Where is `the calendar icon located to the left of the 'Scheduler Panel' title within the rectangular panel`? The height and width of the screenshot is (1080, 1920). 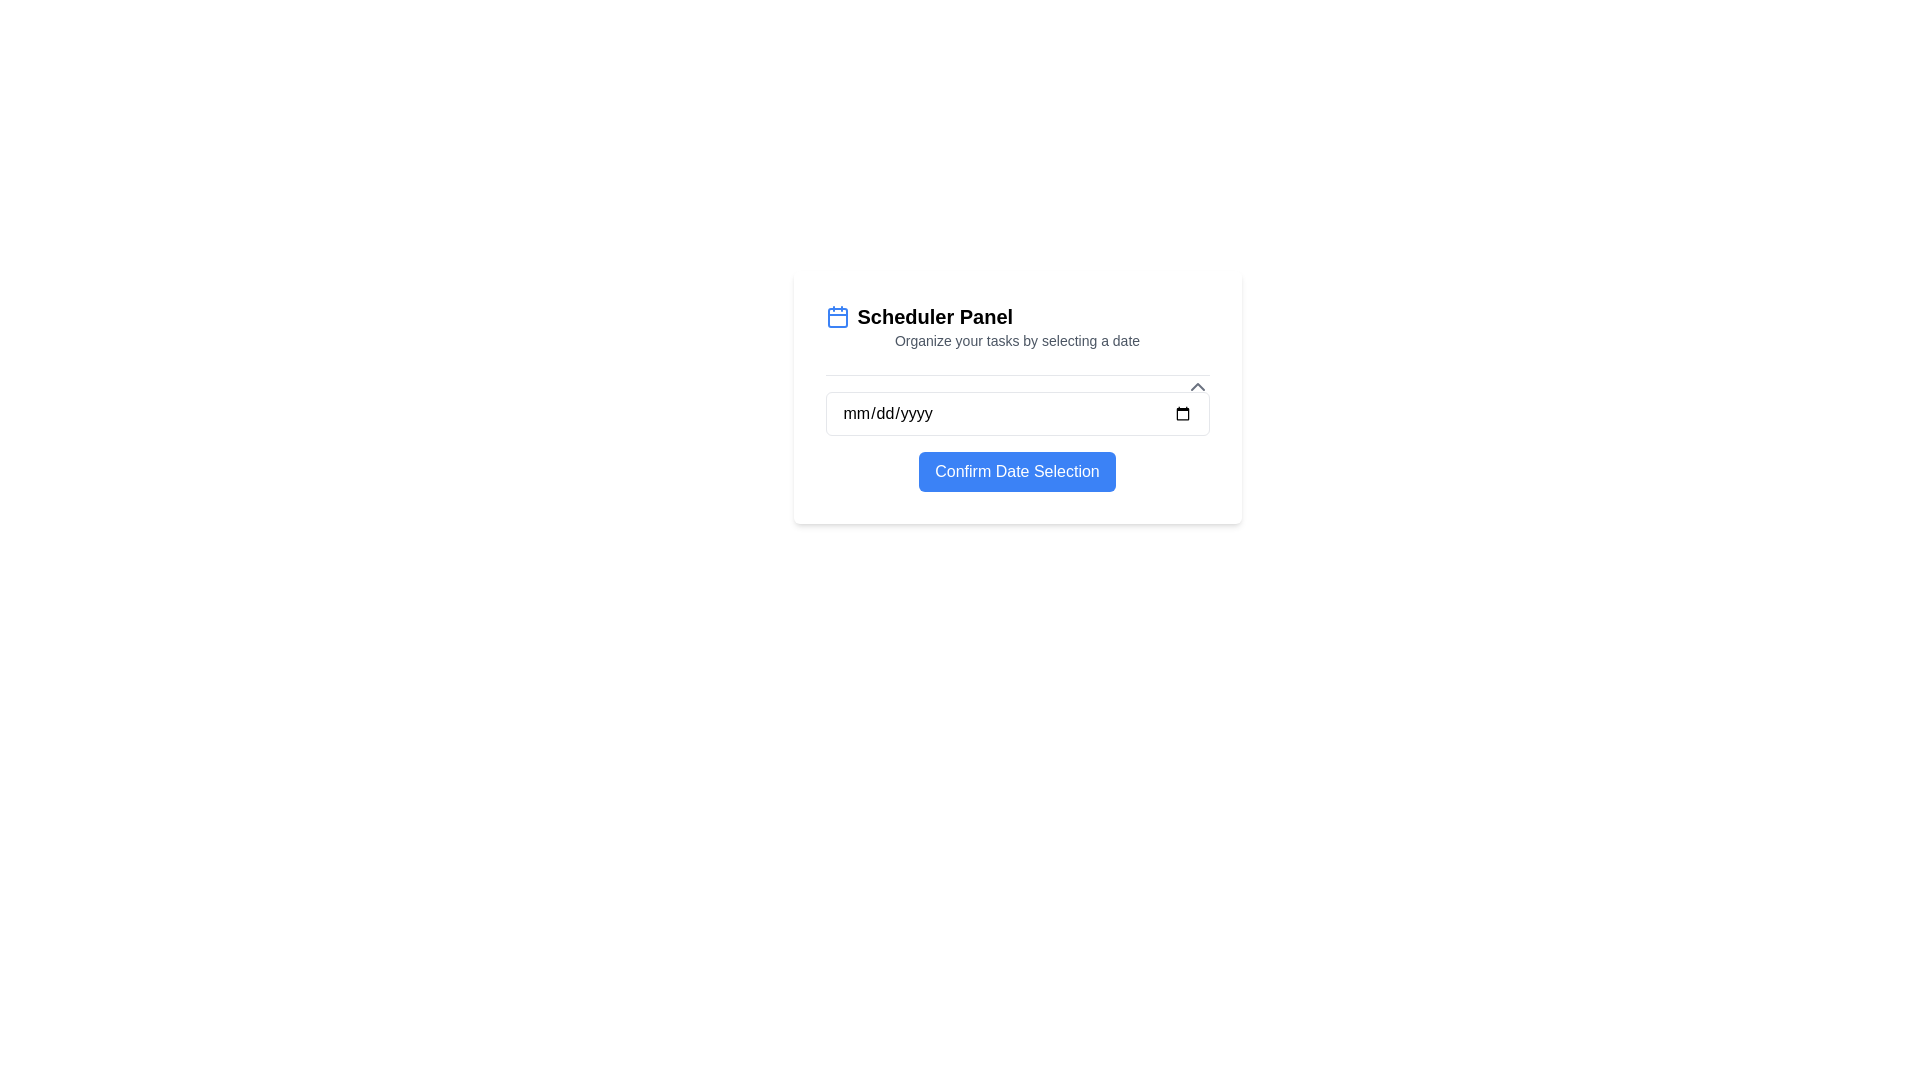 the calendar icon located to the left of the 'Scheduler Panel' title within the rectangular panel is located at coordinates (837, 315).